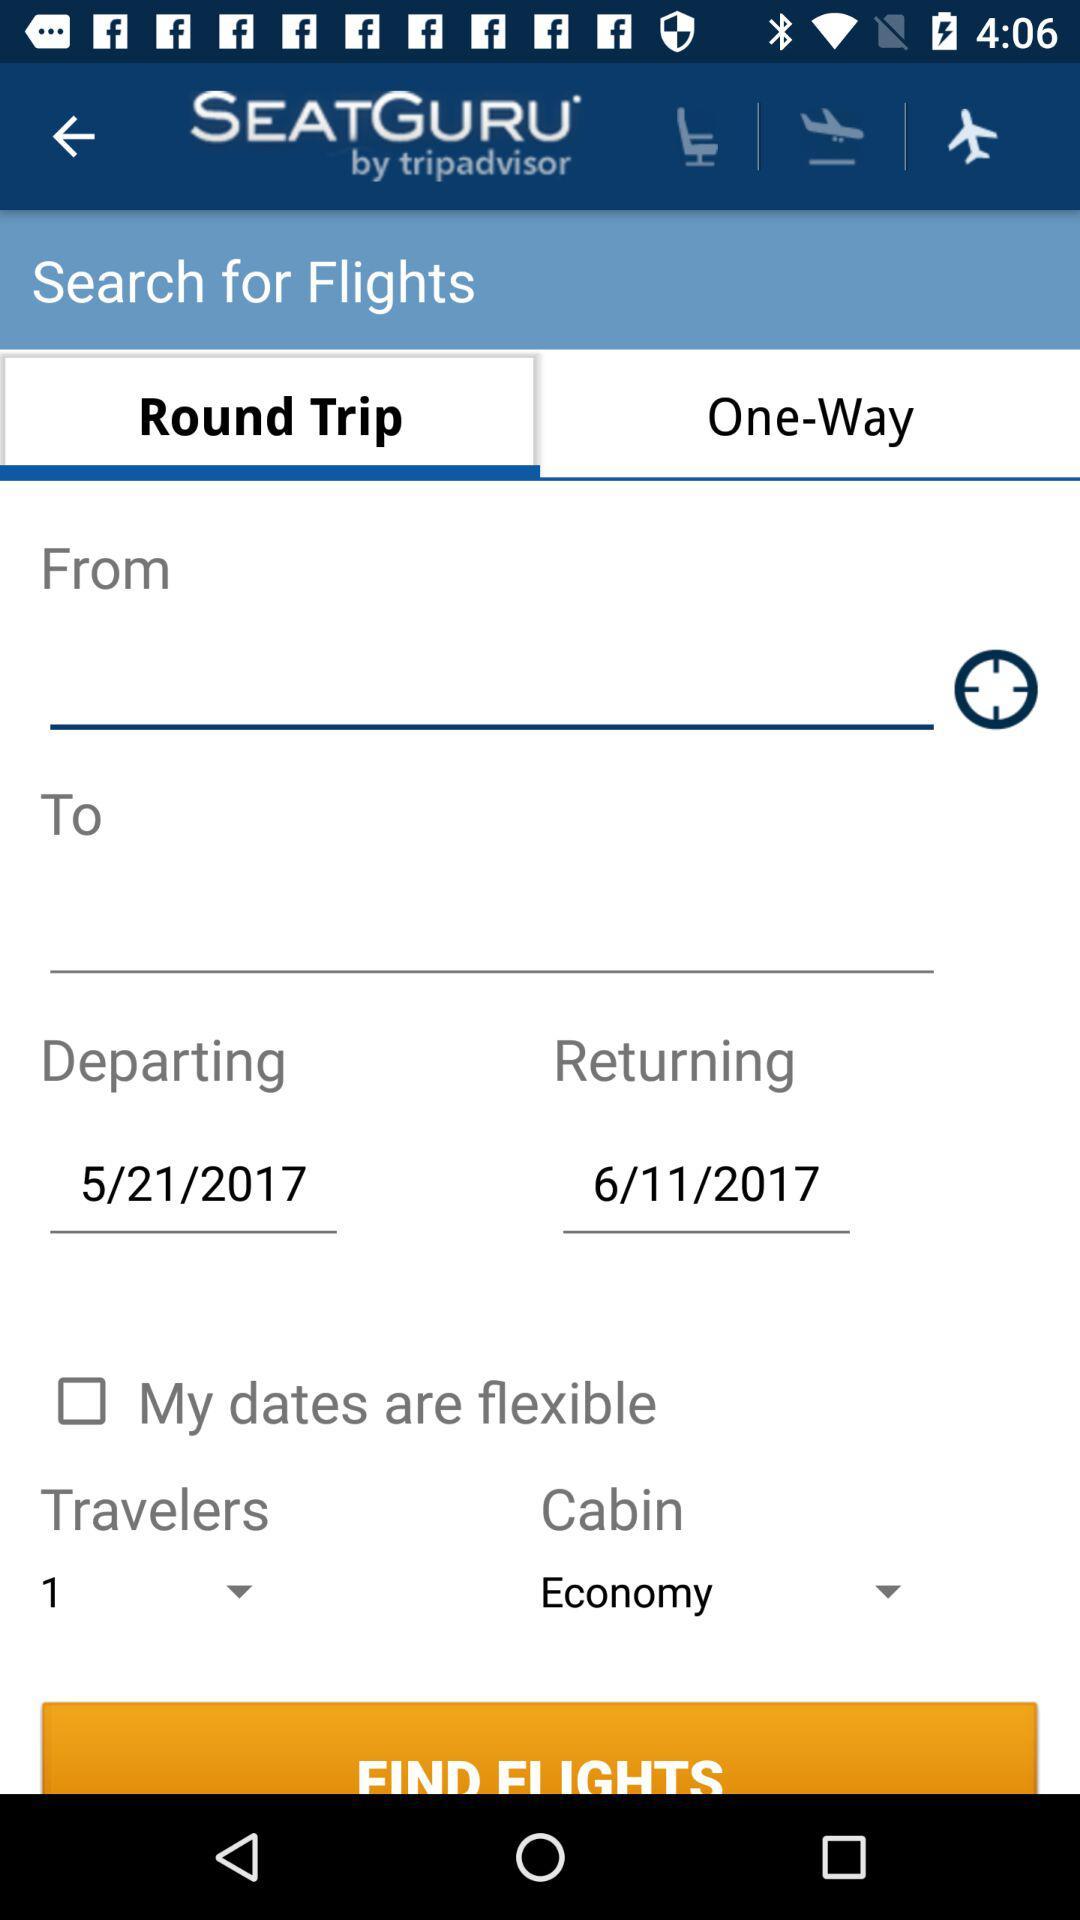 This screenshot has width=1080, height=1920. What do you see at coordinates (832, 135) in the screenshot?
I see `drop down menu` at bounding box center [832, 135].